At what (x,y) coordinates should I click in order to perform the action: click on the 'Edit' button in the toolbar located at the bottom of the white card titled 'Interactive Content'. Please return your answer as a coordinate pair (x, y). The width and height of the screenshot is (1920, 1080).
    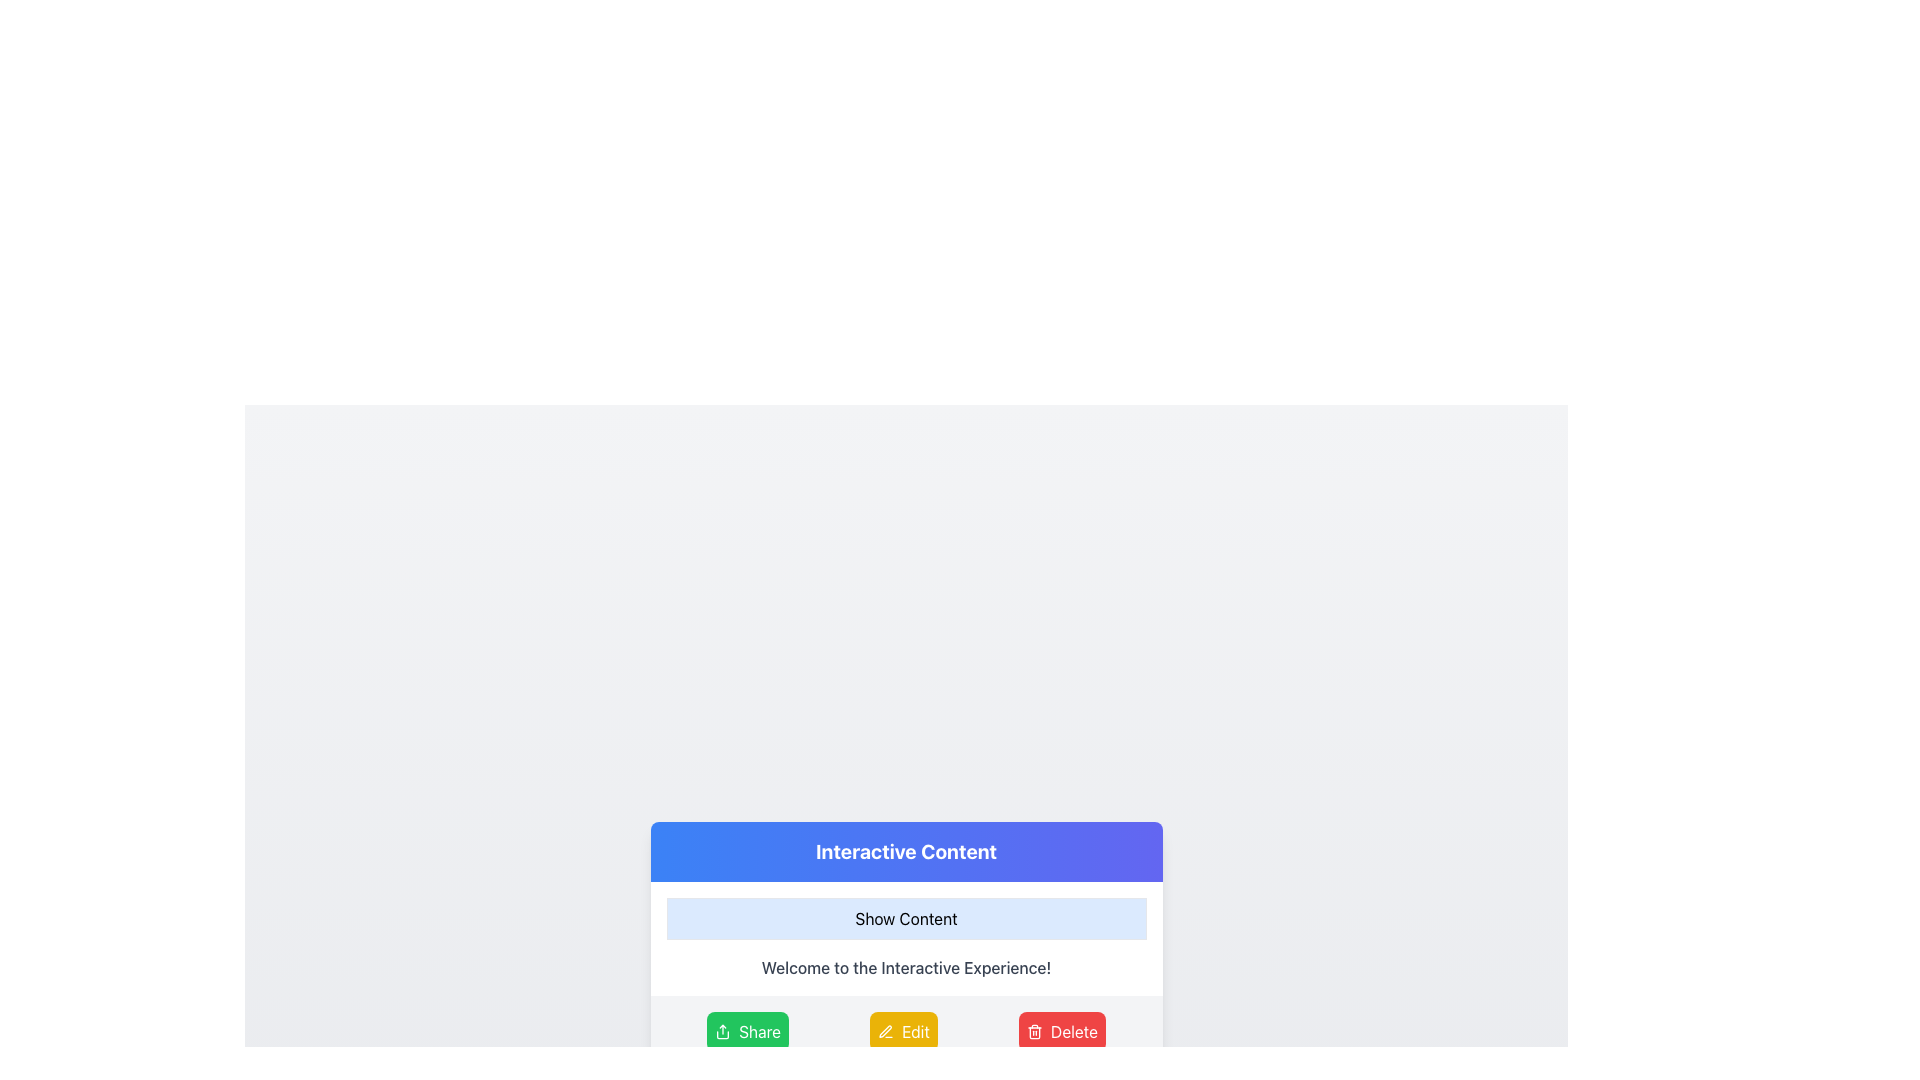
    Looking at the image, I should click on (905, 1032).